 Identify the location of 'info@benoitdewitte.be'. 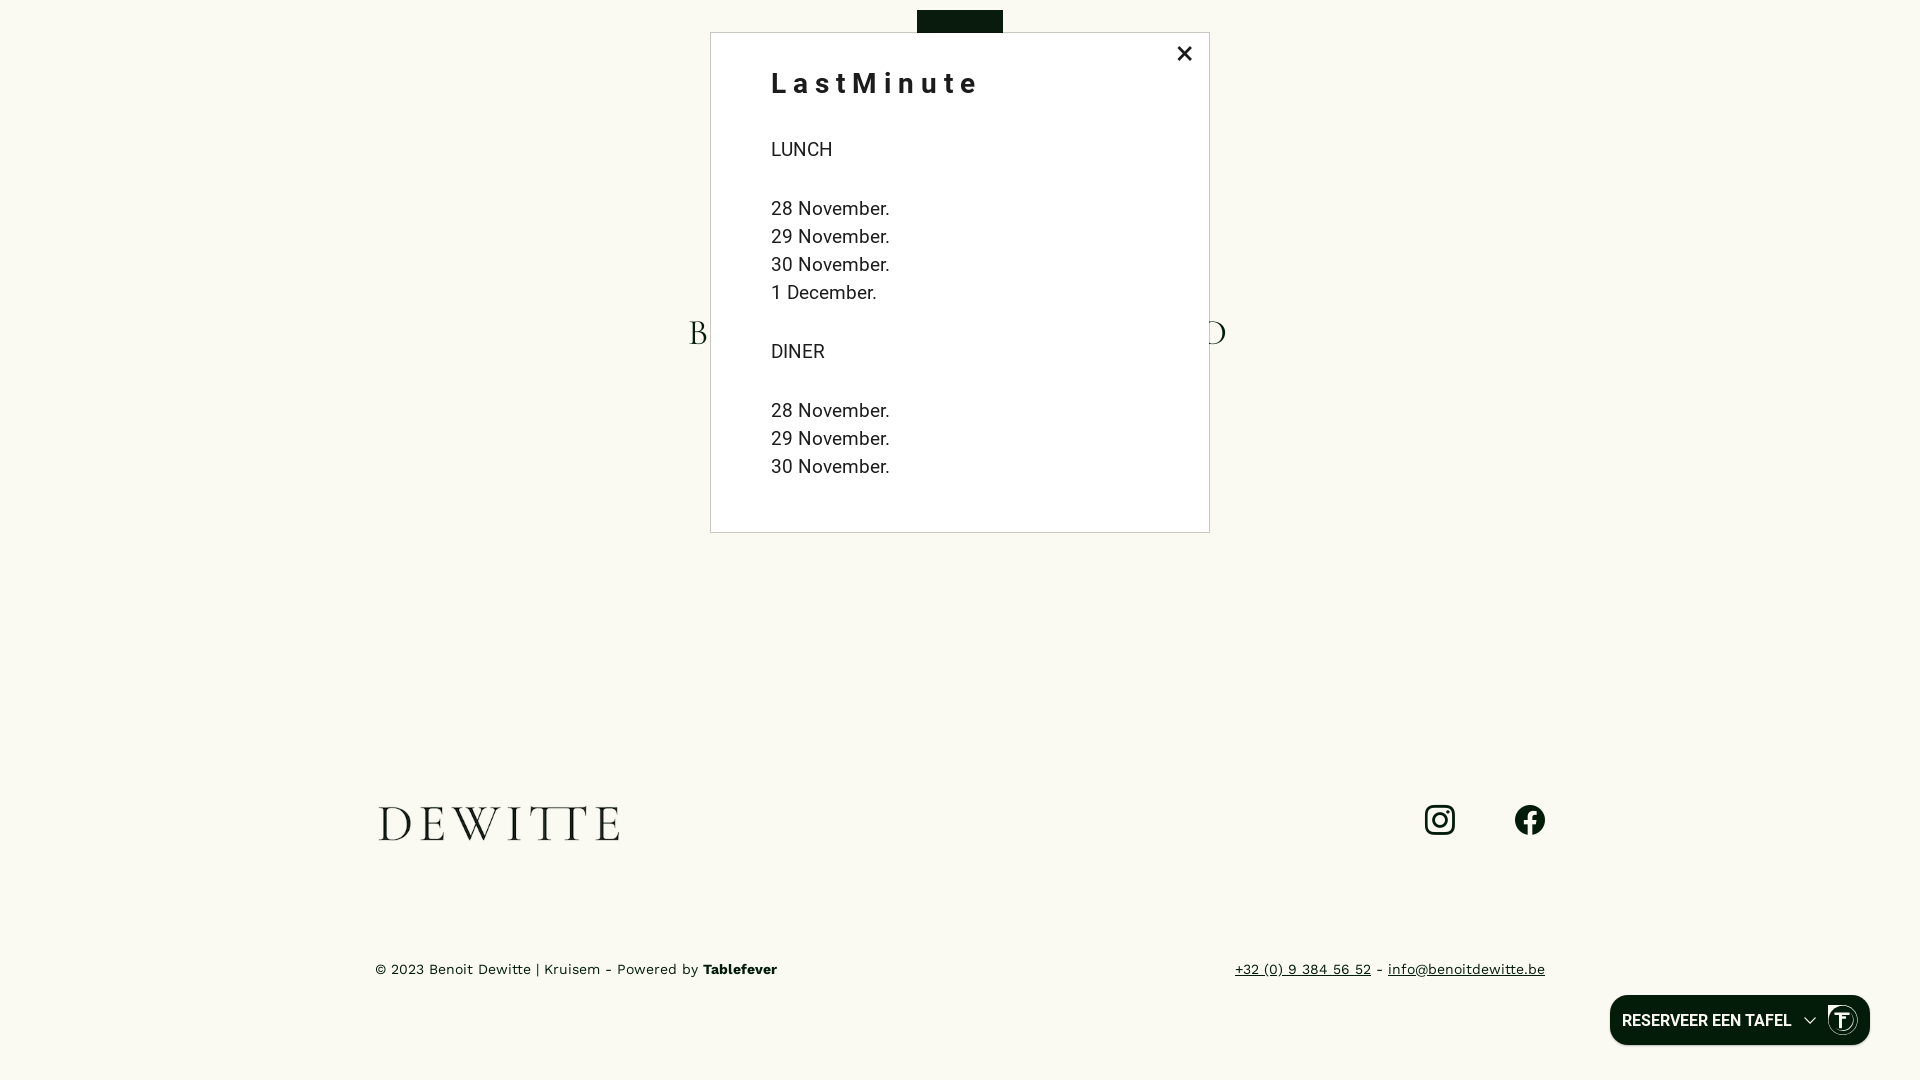
(1466, 967).